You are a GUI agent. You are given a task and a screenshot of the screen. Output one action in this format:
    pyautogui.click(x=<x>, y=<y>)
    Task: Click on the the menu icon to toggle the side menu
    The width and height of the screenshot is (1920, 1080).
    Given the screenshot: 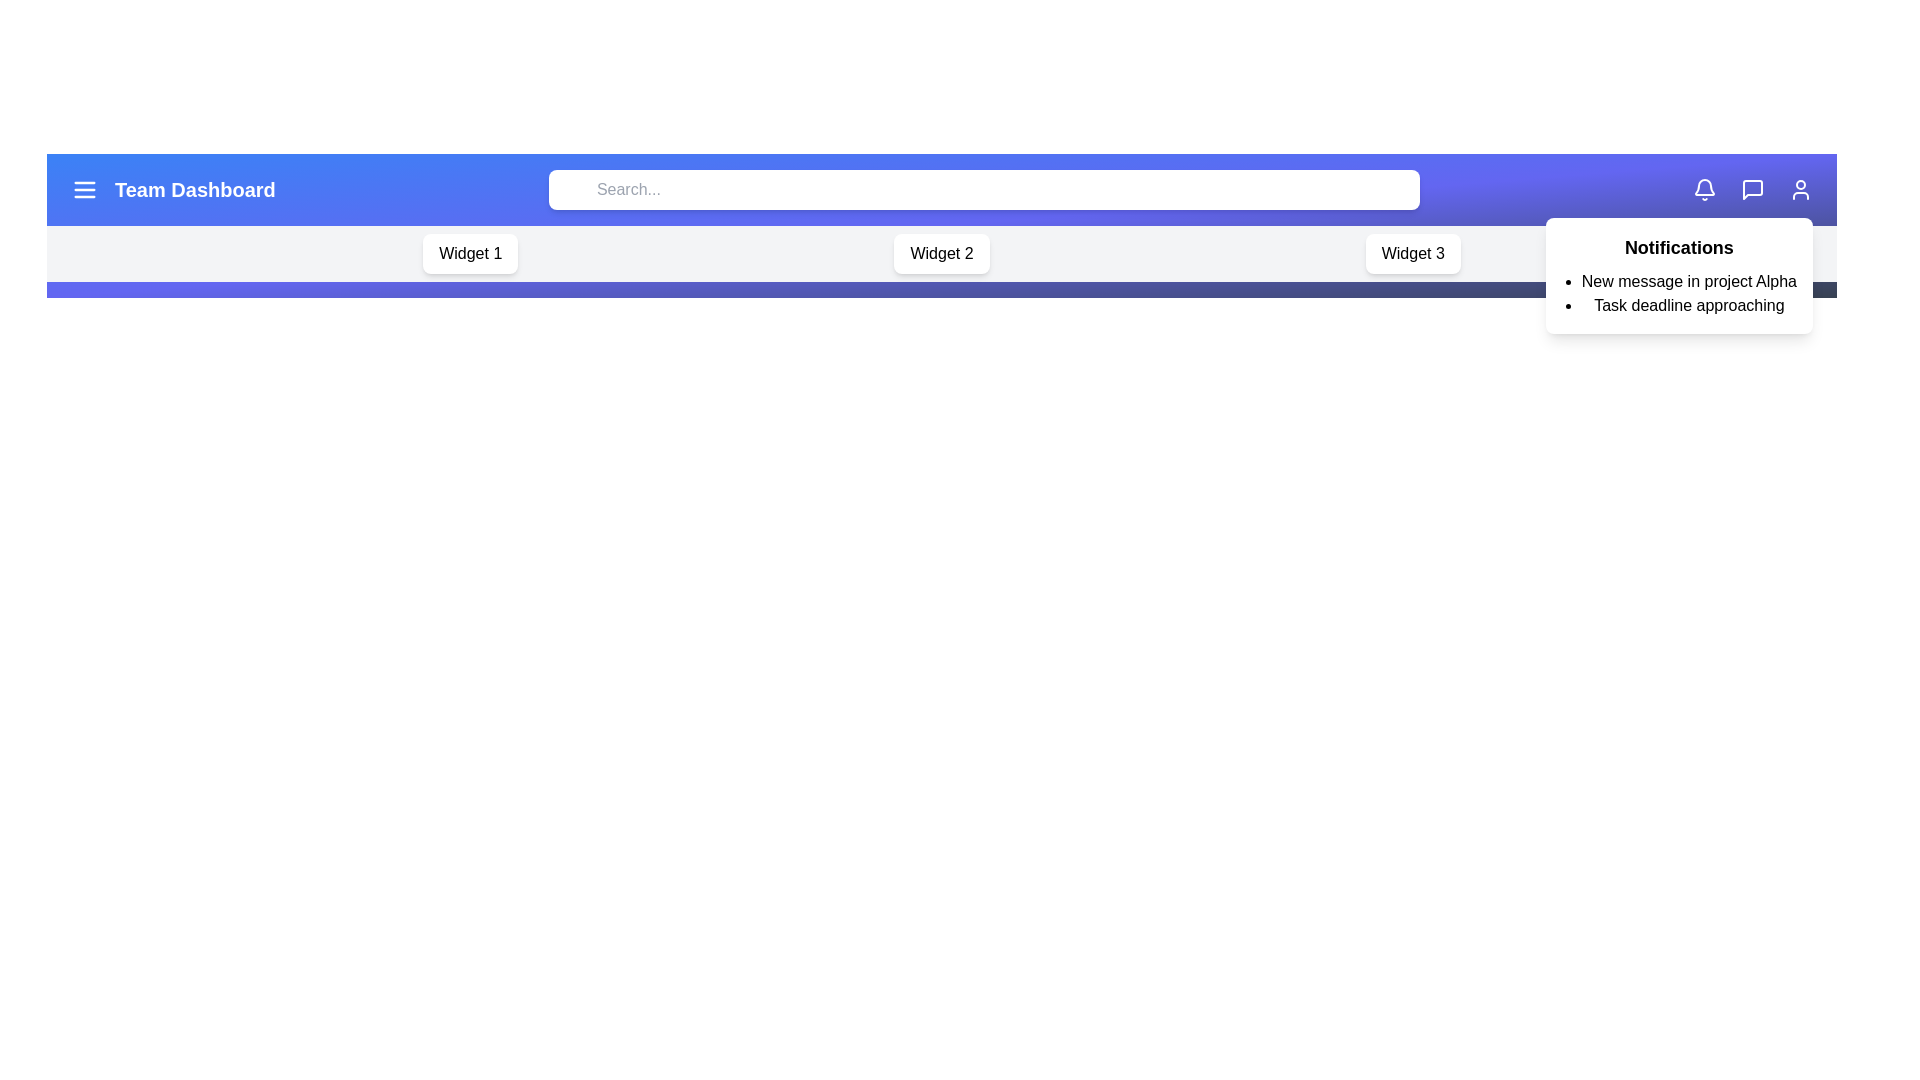 What is the action you would take?
    pyautogui.click(x=84, y=189)
    